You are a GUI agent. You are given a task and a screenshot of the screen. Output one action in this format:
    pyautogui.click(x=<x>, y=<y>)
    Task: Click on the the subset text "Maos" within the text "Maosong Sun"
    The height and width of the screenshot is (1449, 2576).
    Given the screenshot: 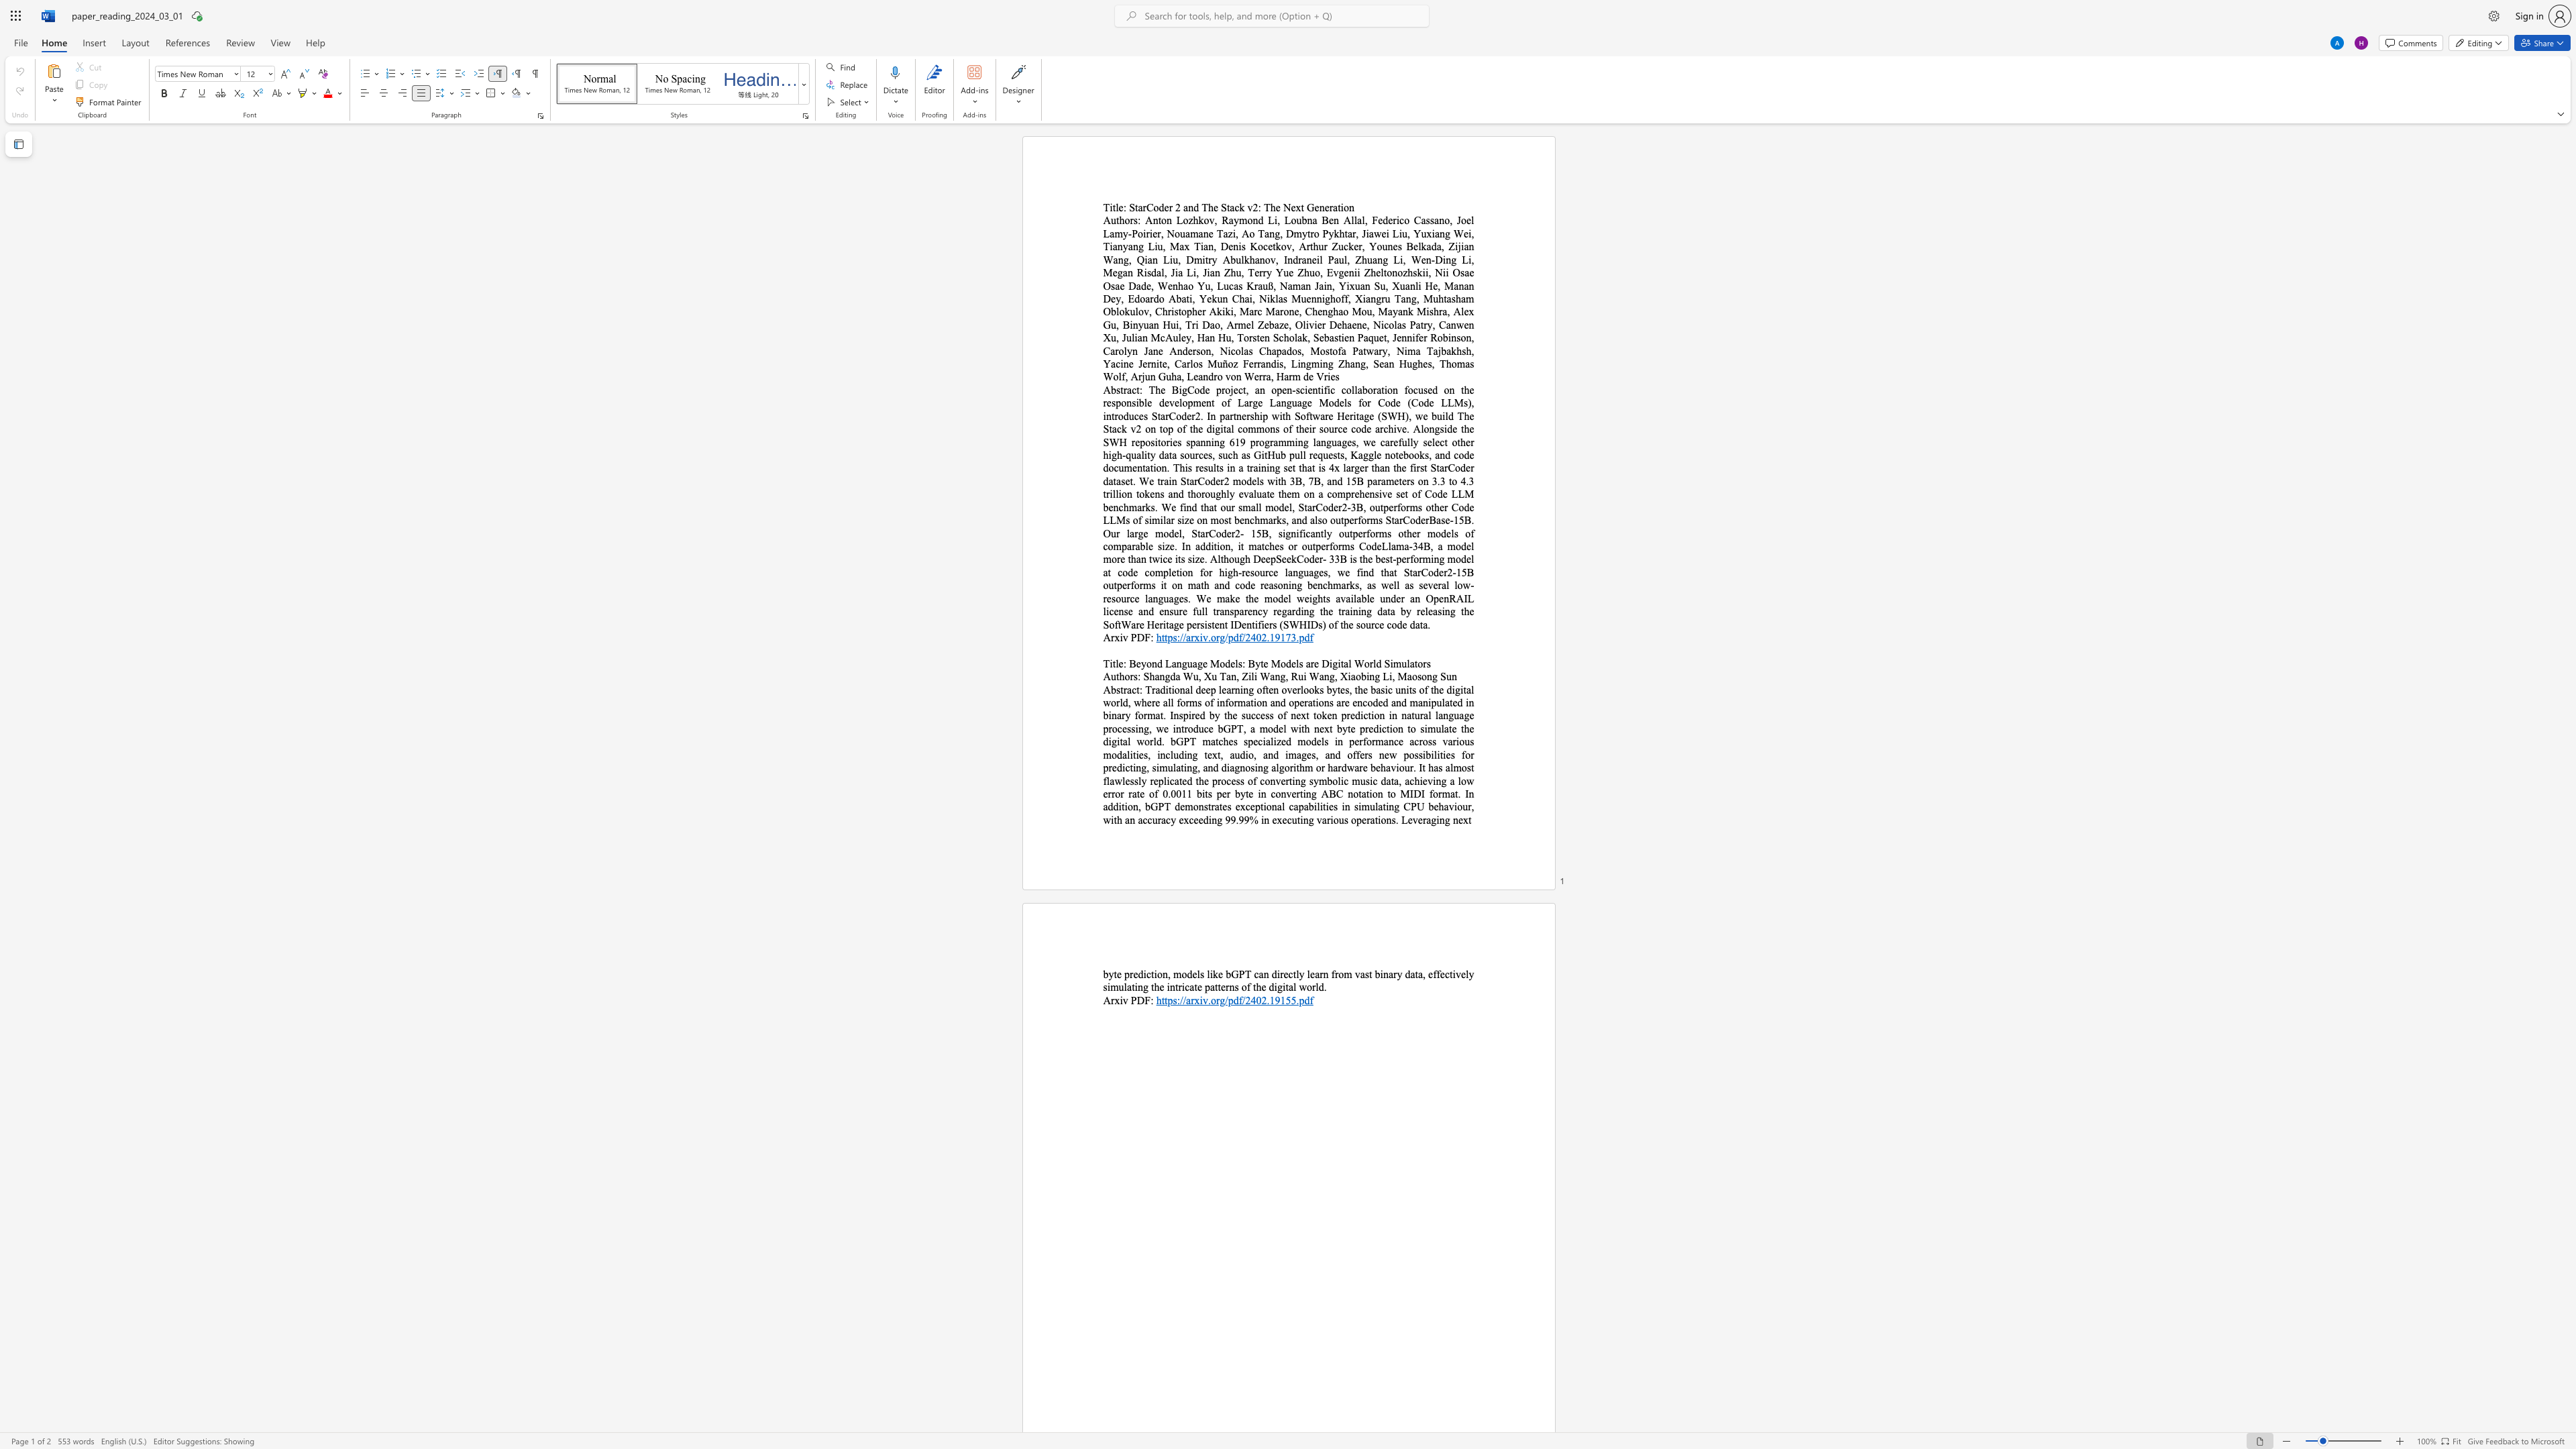 What is the action you would take?
    pyautogui.click(x=1397, y=676)
    